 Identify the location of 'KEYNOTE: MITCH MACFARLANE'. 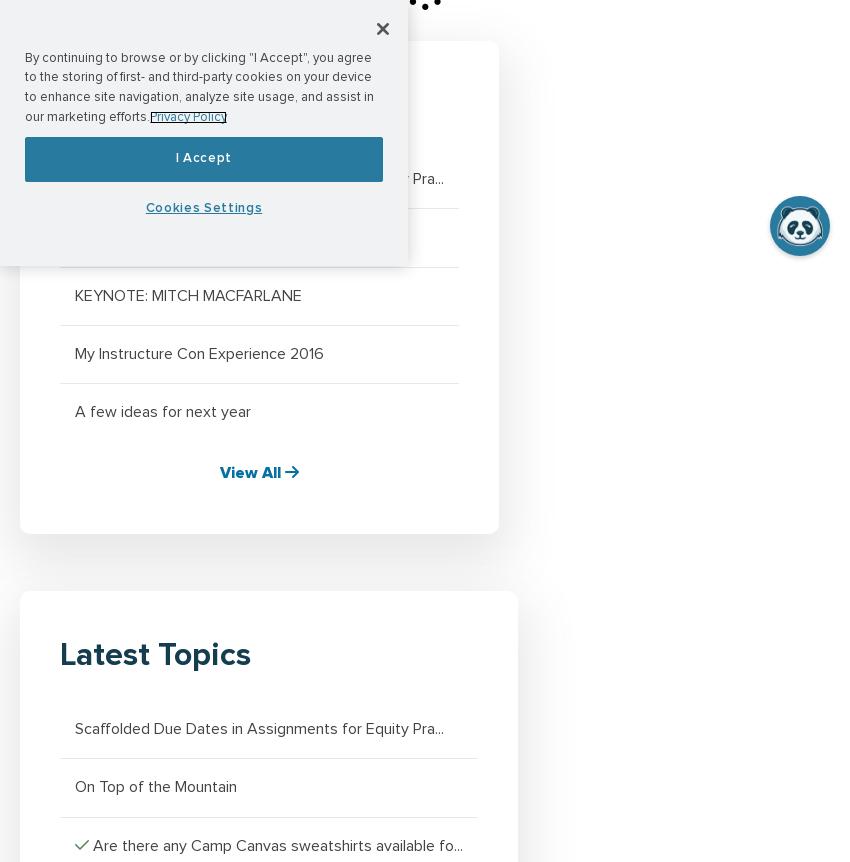
(187, 294).